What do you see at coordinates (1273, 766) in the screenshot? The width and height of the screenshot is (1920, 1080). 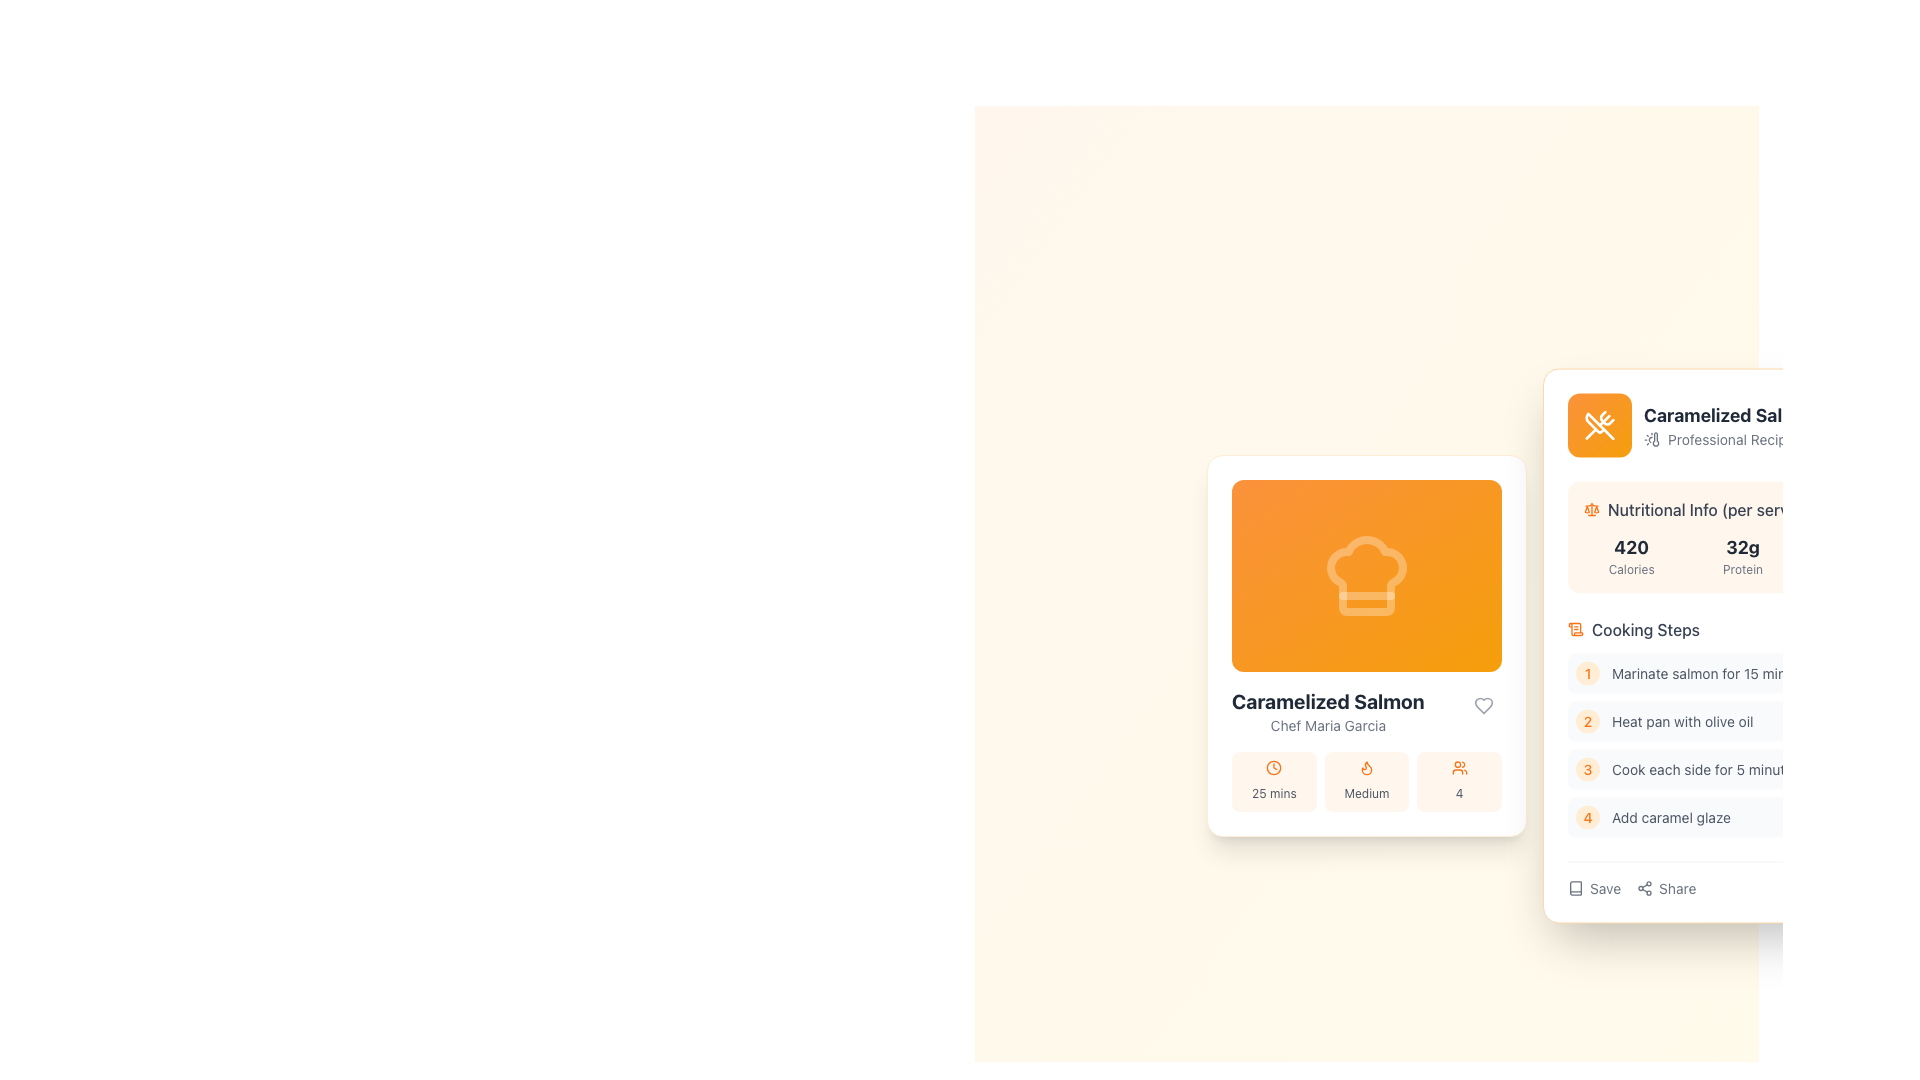 I see `the clock icon representing the preparation time for the recipe, which is visually supported by the text '25 mins' below it` at bounding box center [1273, 766].